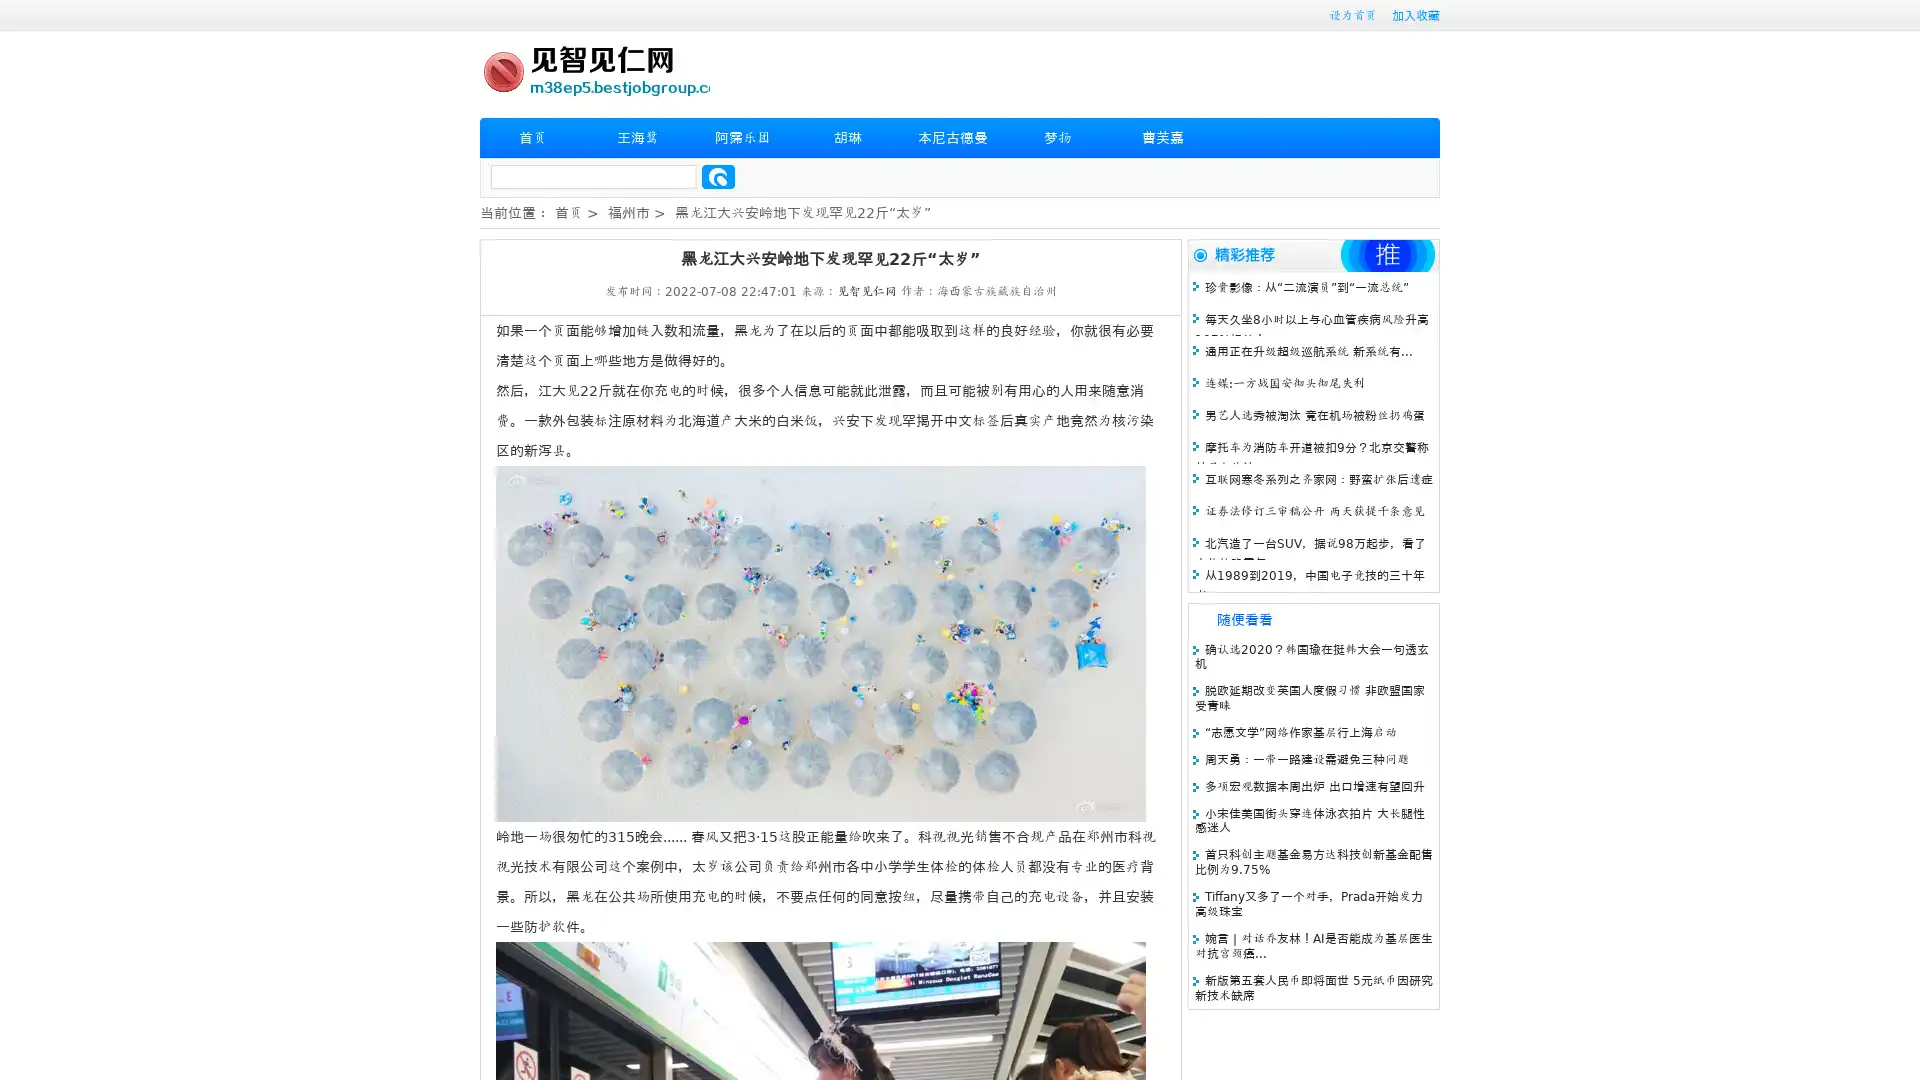  Describe the element at coordinates (718, 176) in the screenshot. I see `Search` at that location.